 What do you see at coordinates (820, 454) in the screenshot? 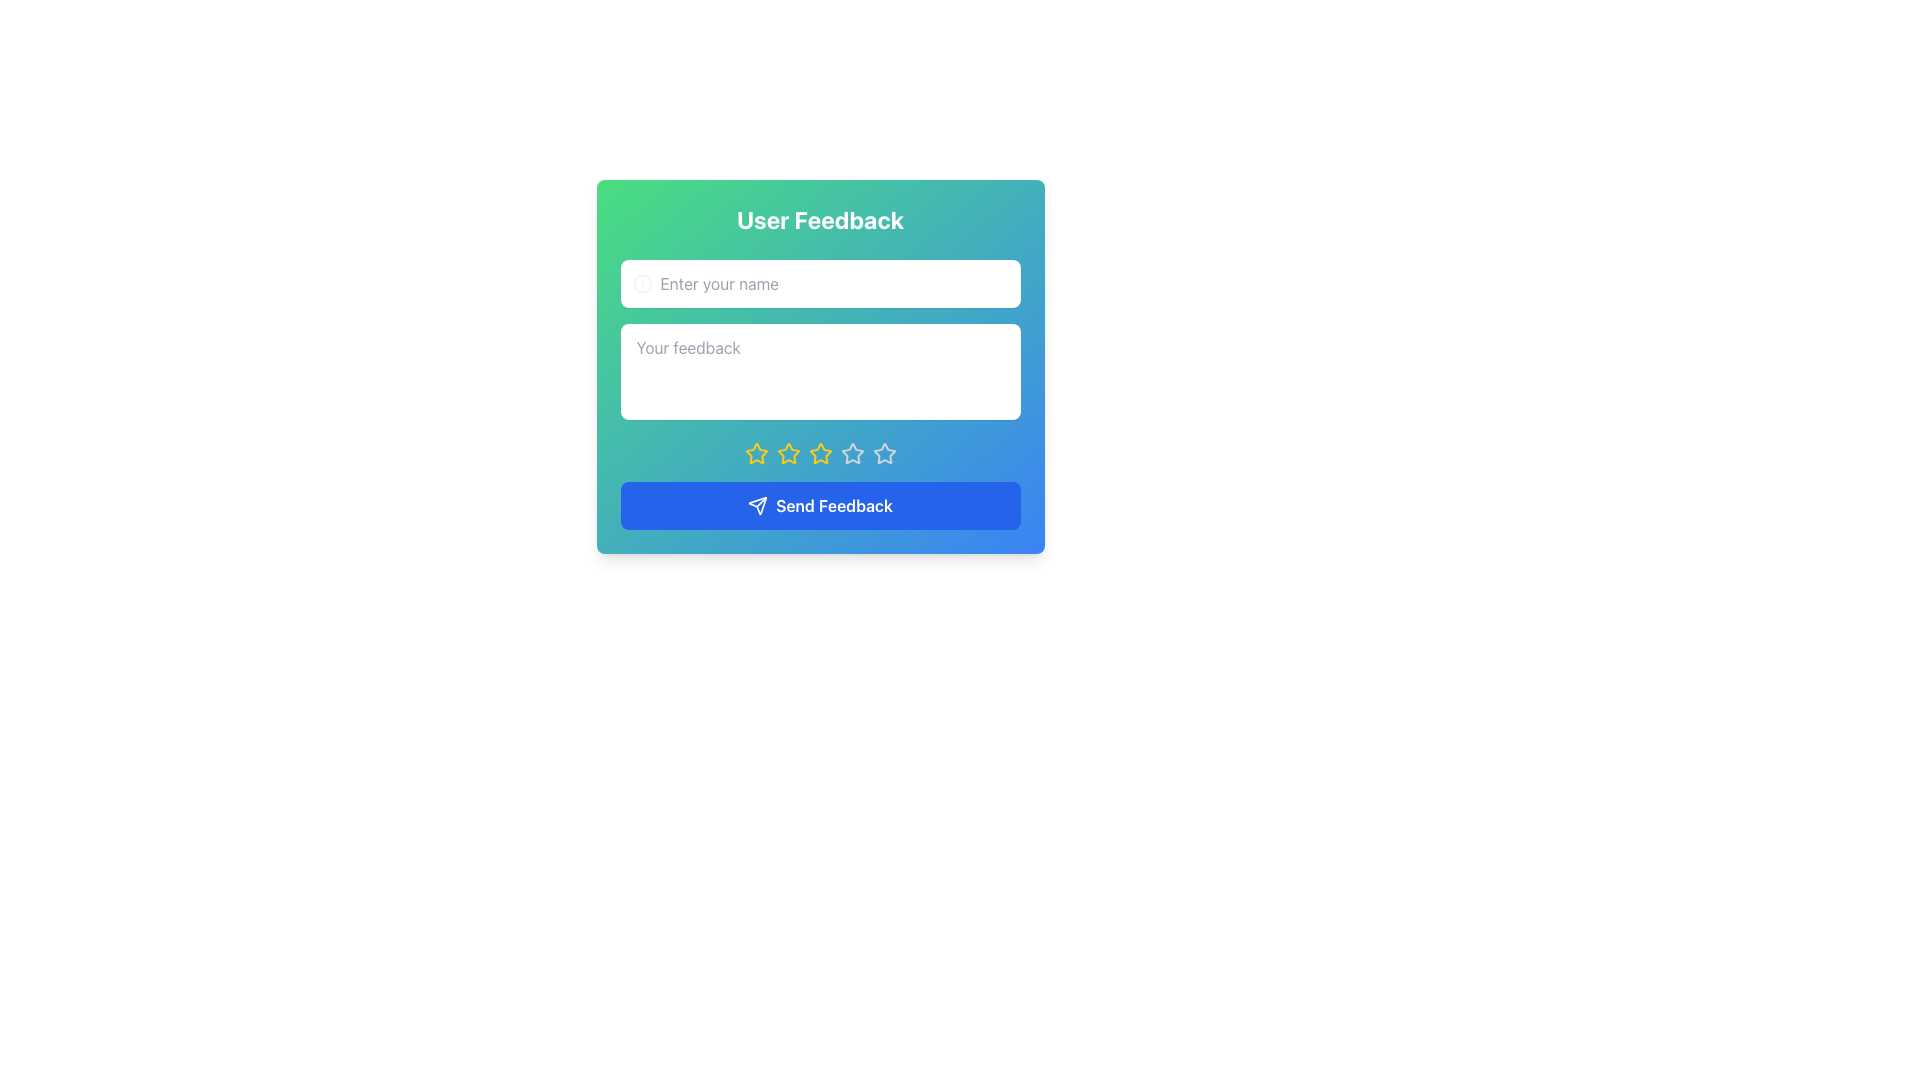
I see `the fourth star icon in the rating component` at bounding box center [820, 454].